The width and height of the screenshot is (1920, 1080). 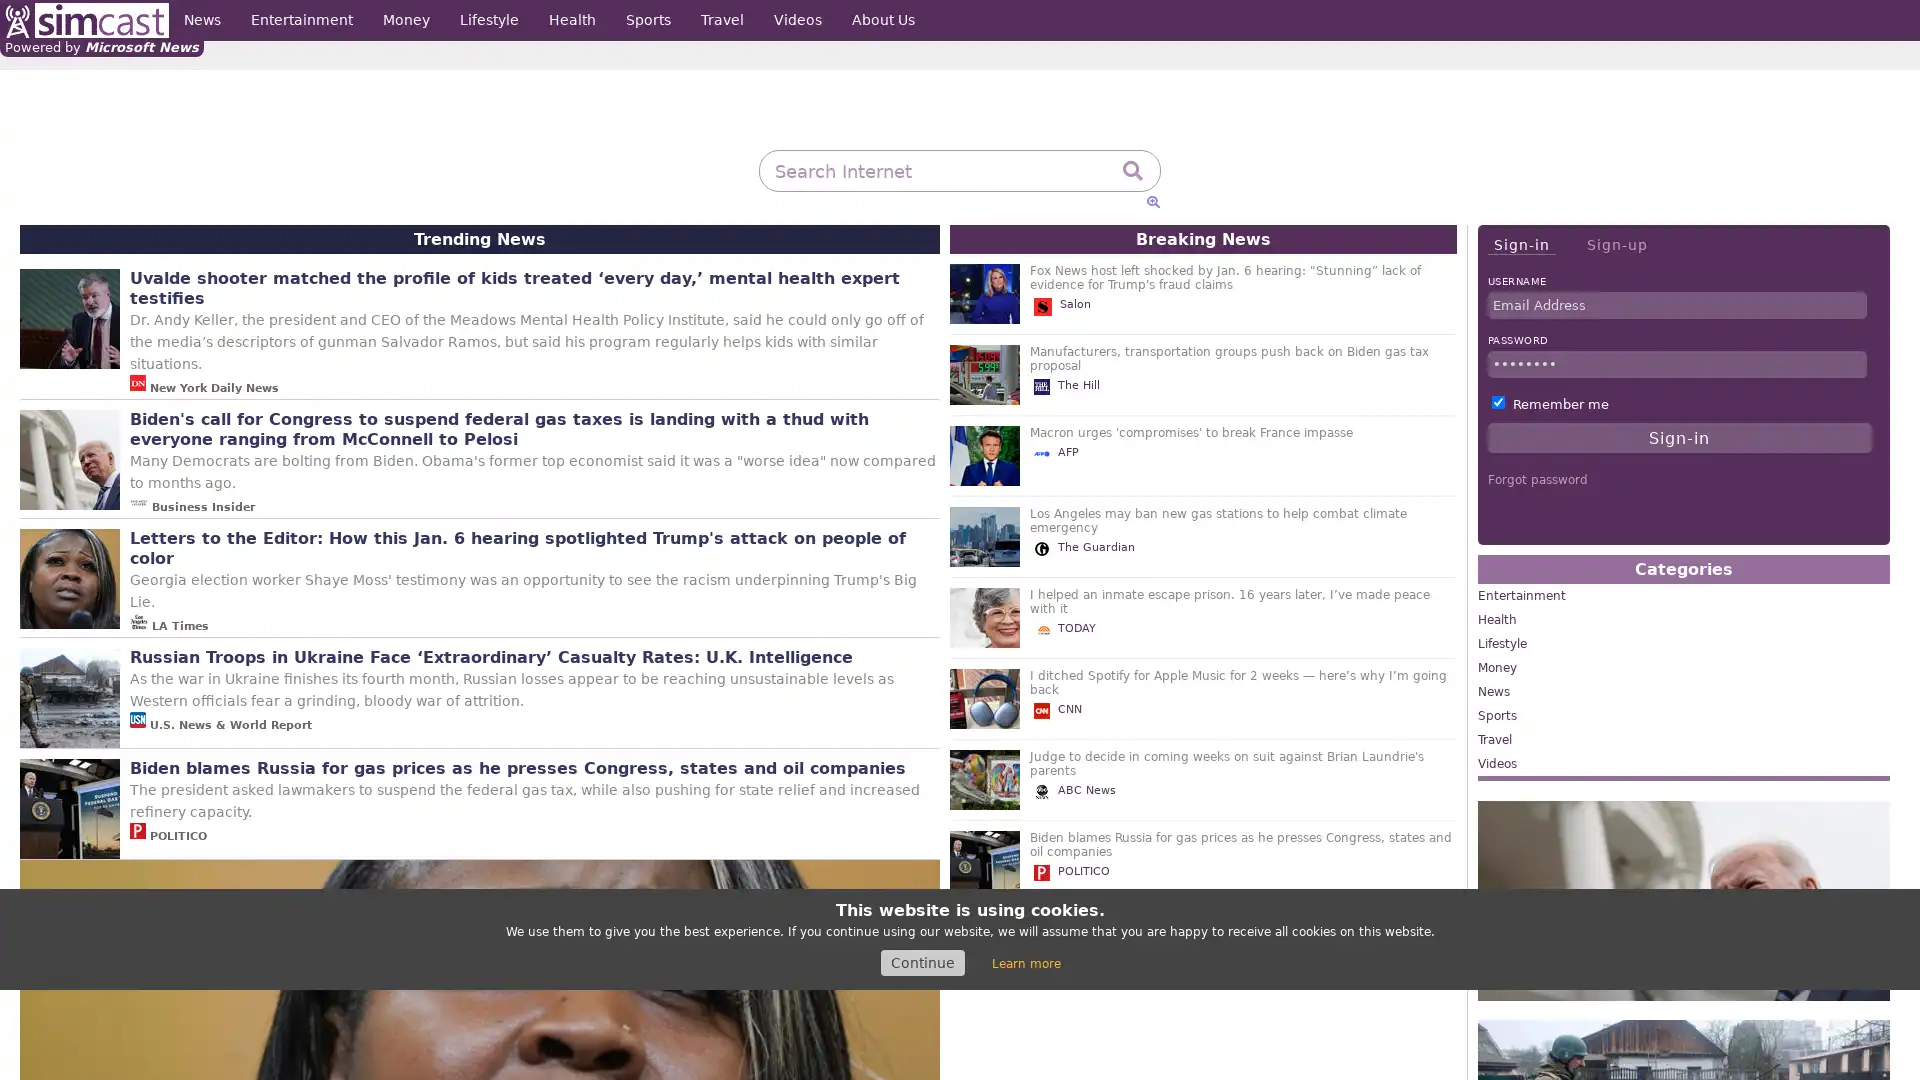 I want to click on Sign-in, so click(x=1679, y=437).